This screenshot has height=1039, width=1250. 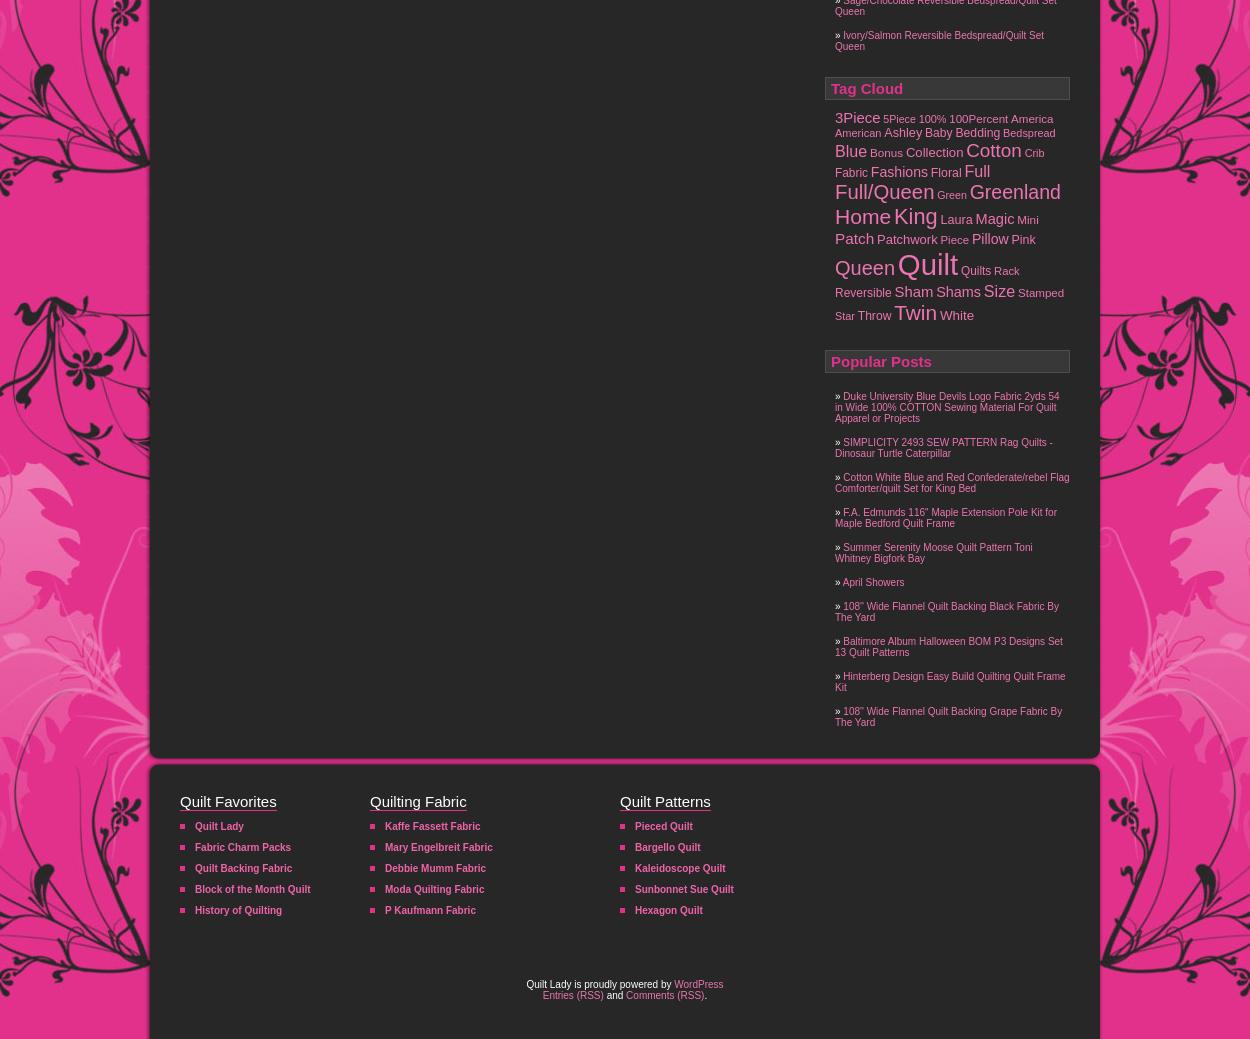 I want to click on 'Magic', so click(x=993, y=219).